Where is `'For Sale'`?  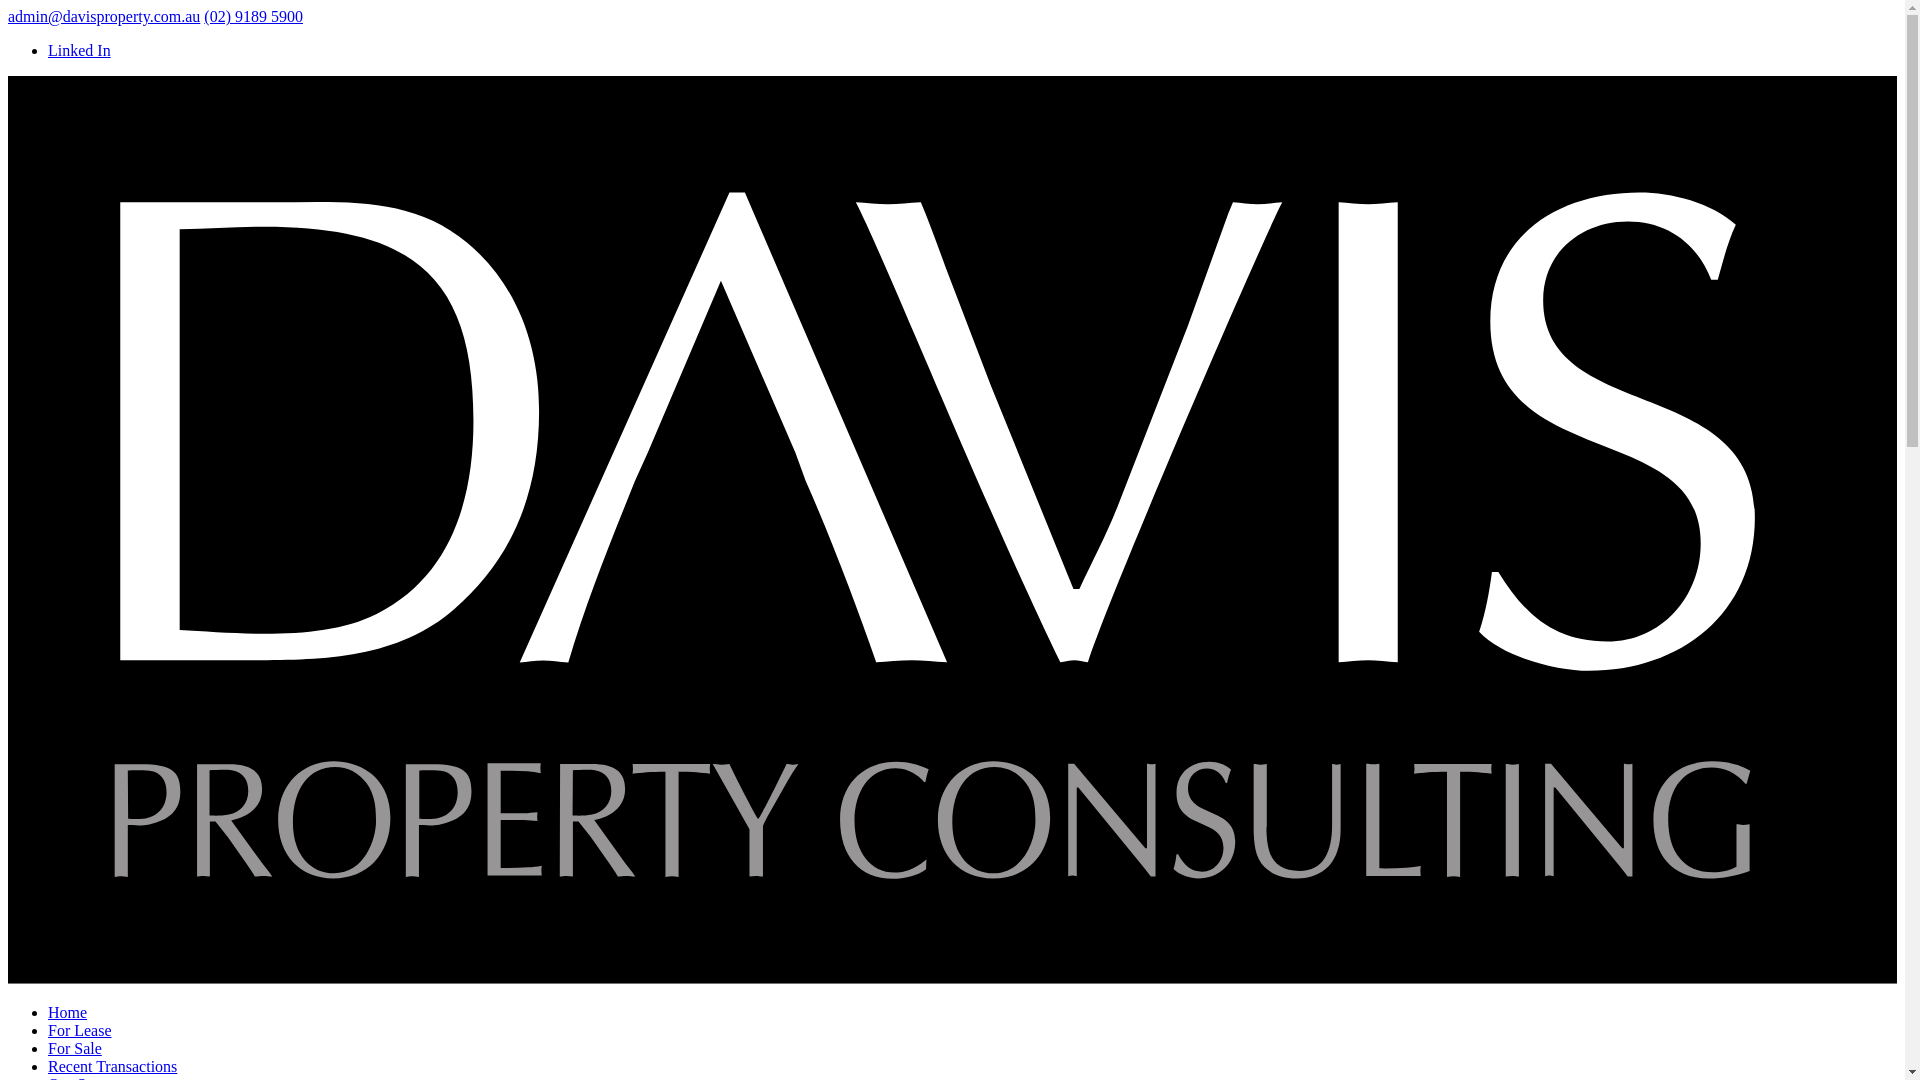 'For Sale' is located at coordinates (75, 1047).